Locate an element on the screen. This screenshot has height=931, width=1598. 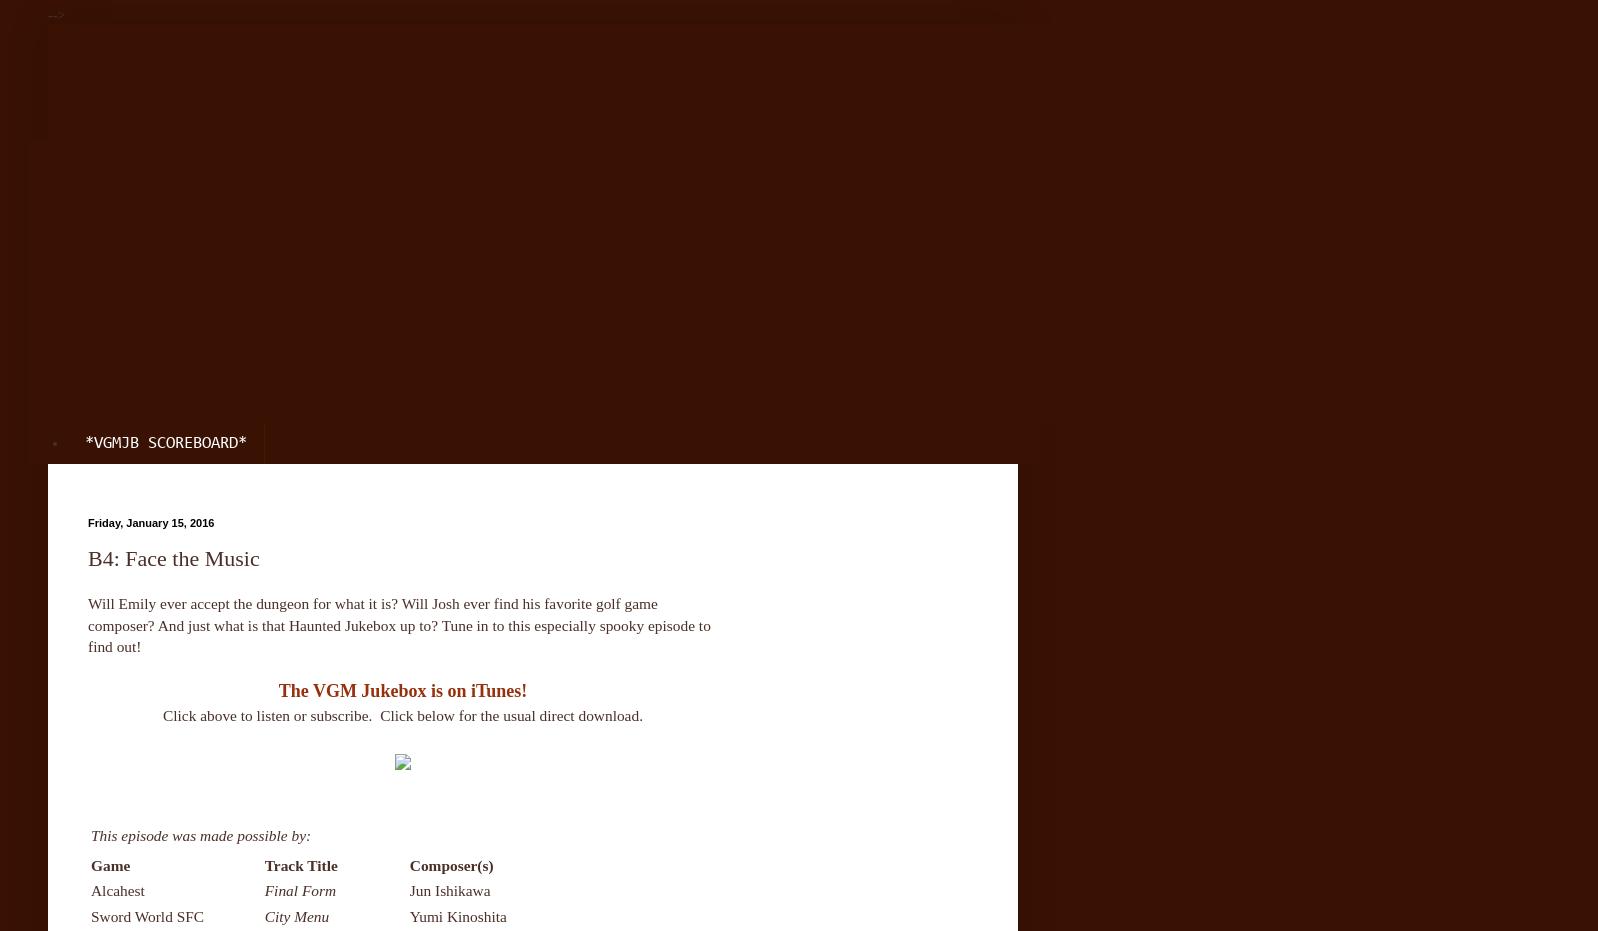
'Home' is located at coordinates (102, 159).